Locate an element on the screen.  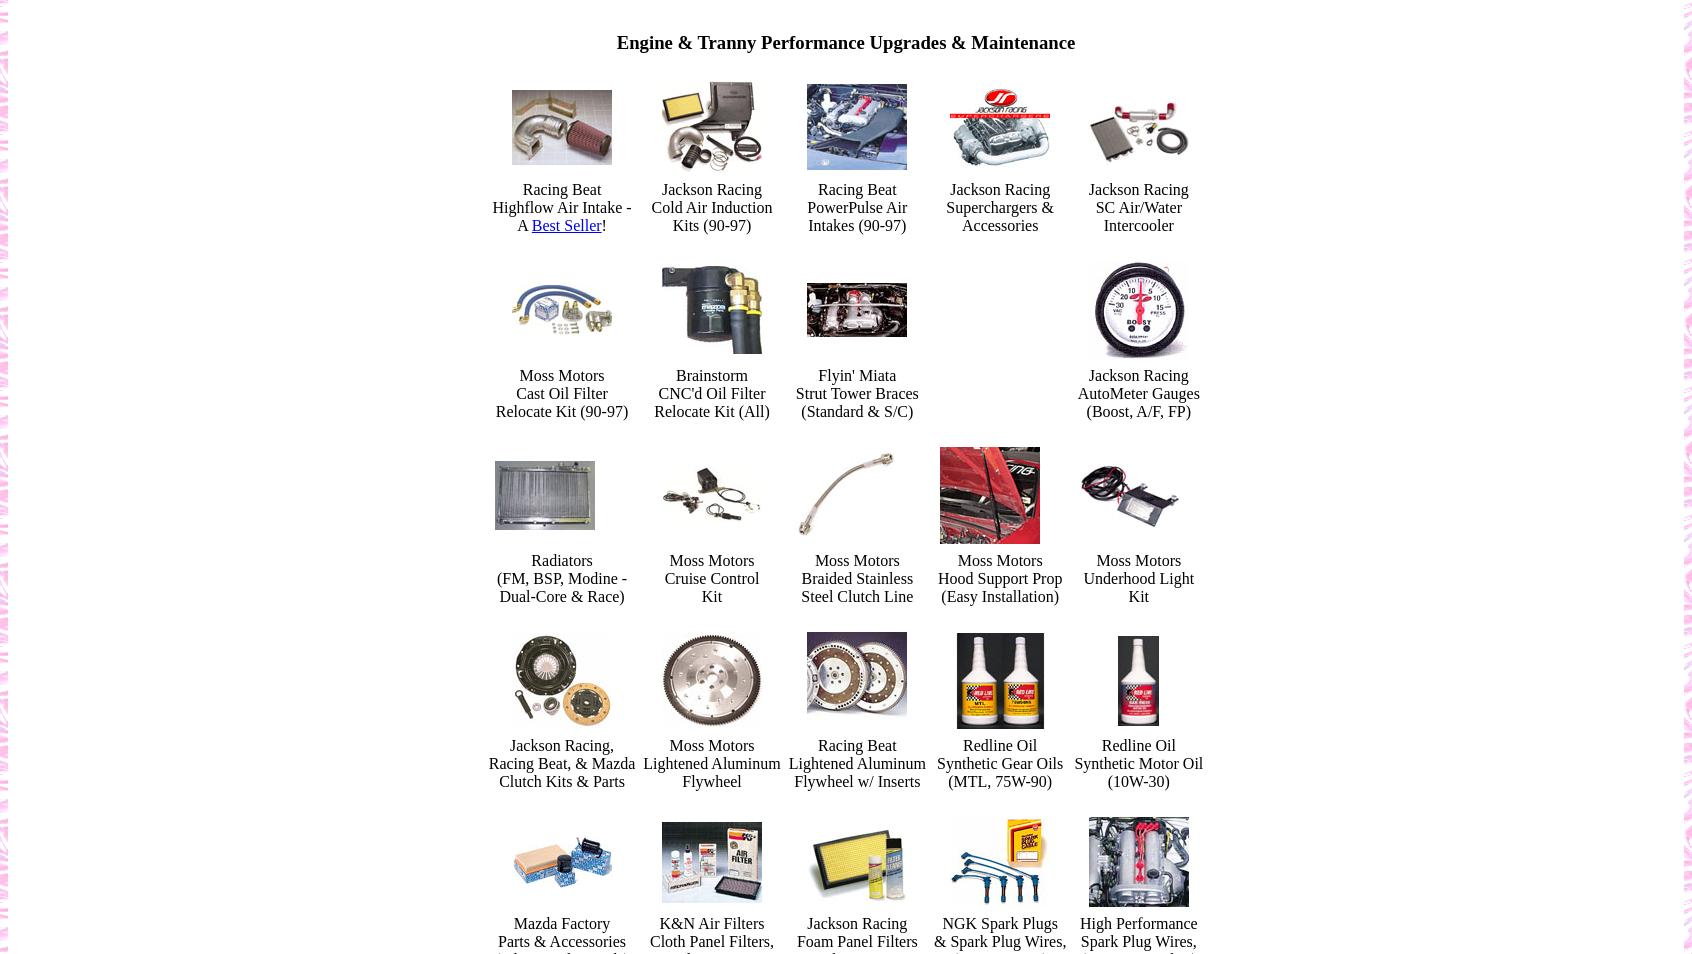
'(Easy Installation)' is located at coordinates (940, 595).